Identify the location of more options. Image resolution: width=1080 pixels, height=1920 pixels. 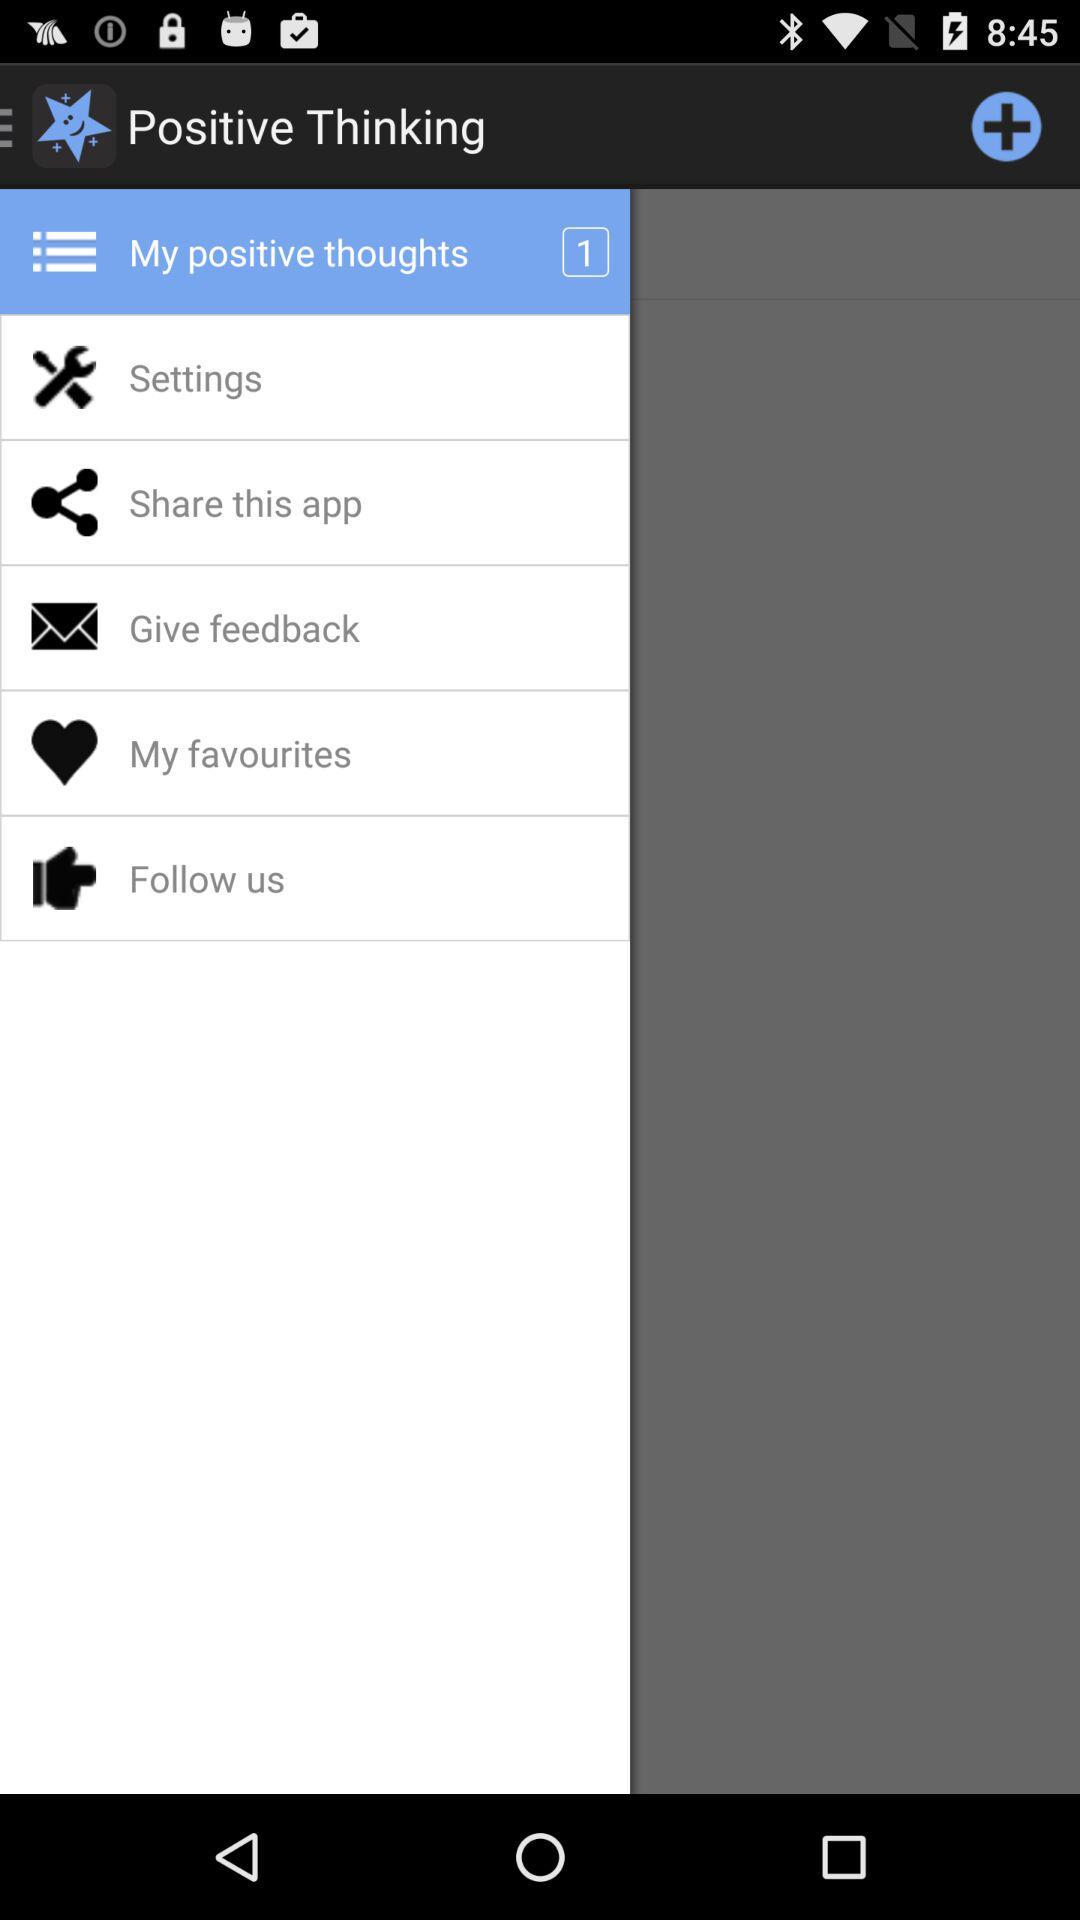
(1006, 124).